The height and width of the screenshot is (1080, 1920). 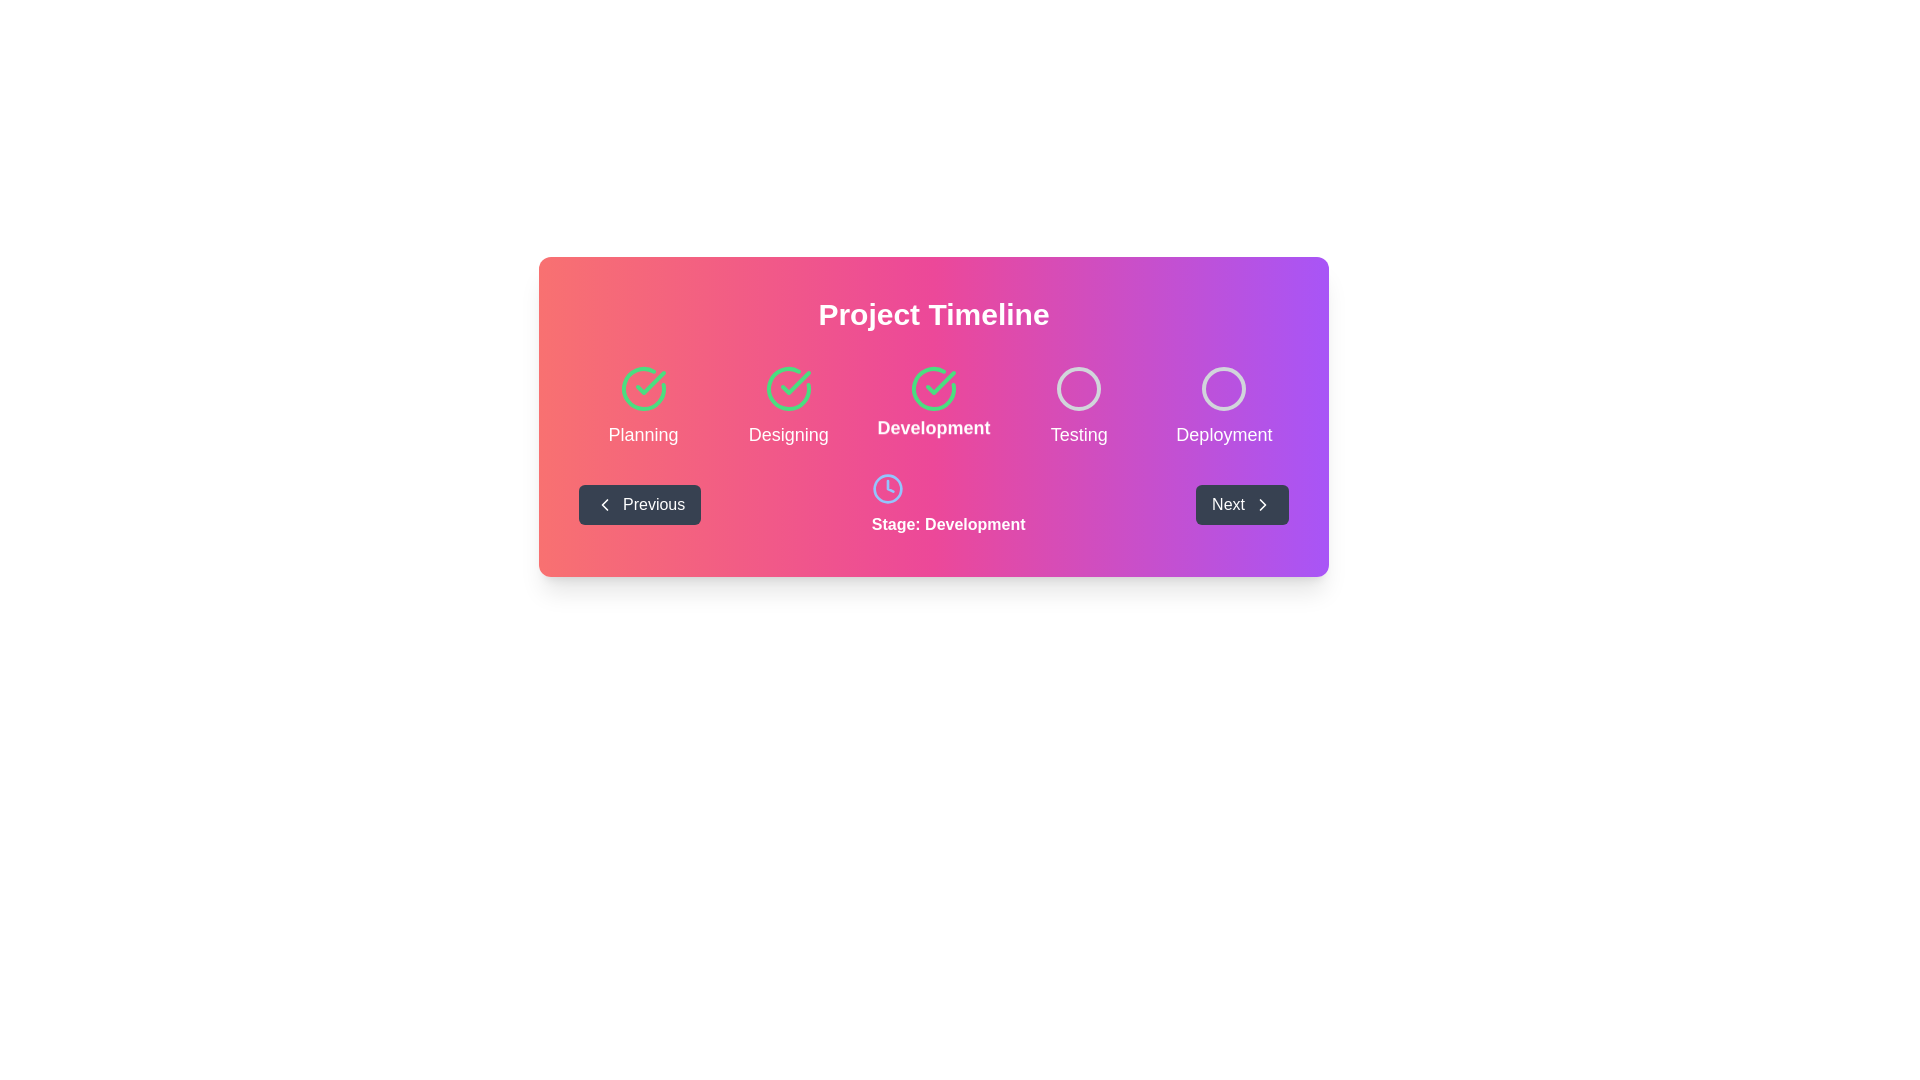 What do you see at coordinates (932, 431) in the screenshot?
I see `the text label displaying 'Development' which is styled in bold and larger size, and is located centrally below a checked circle icon` at bounding box center [932, 431].